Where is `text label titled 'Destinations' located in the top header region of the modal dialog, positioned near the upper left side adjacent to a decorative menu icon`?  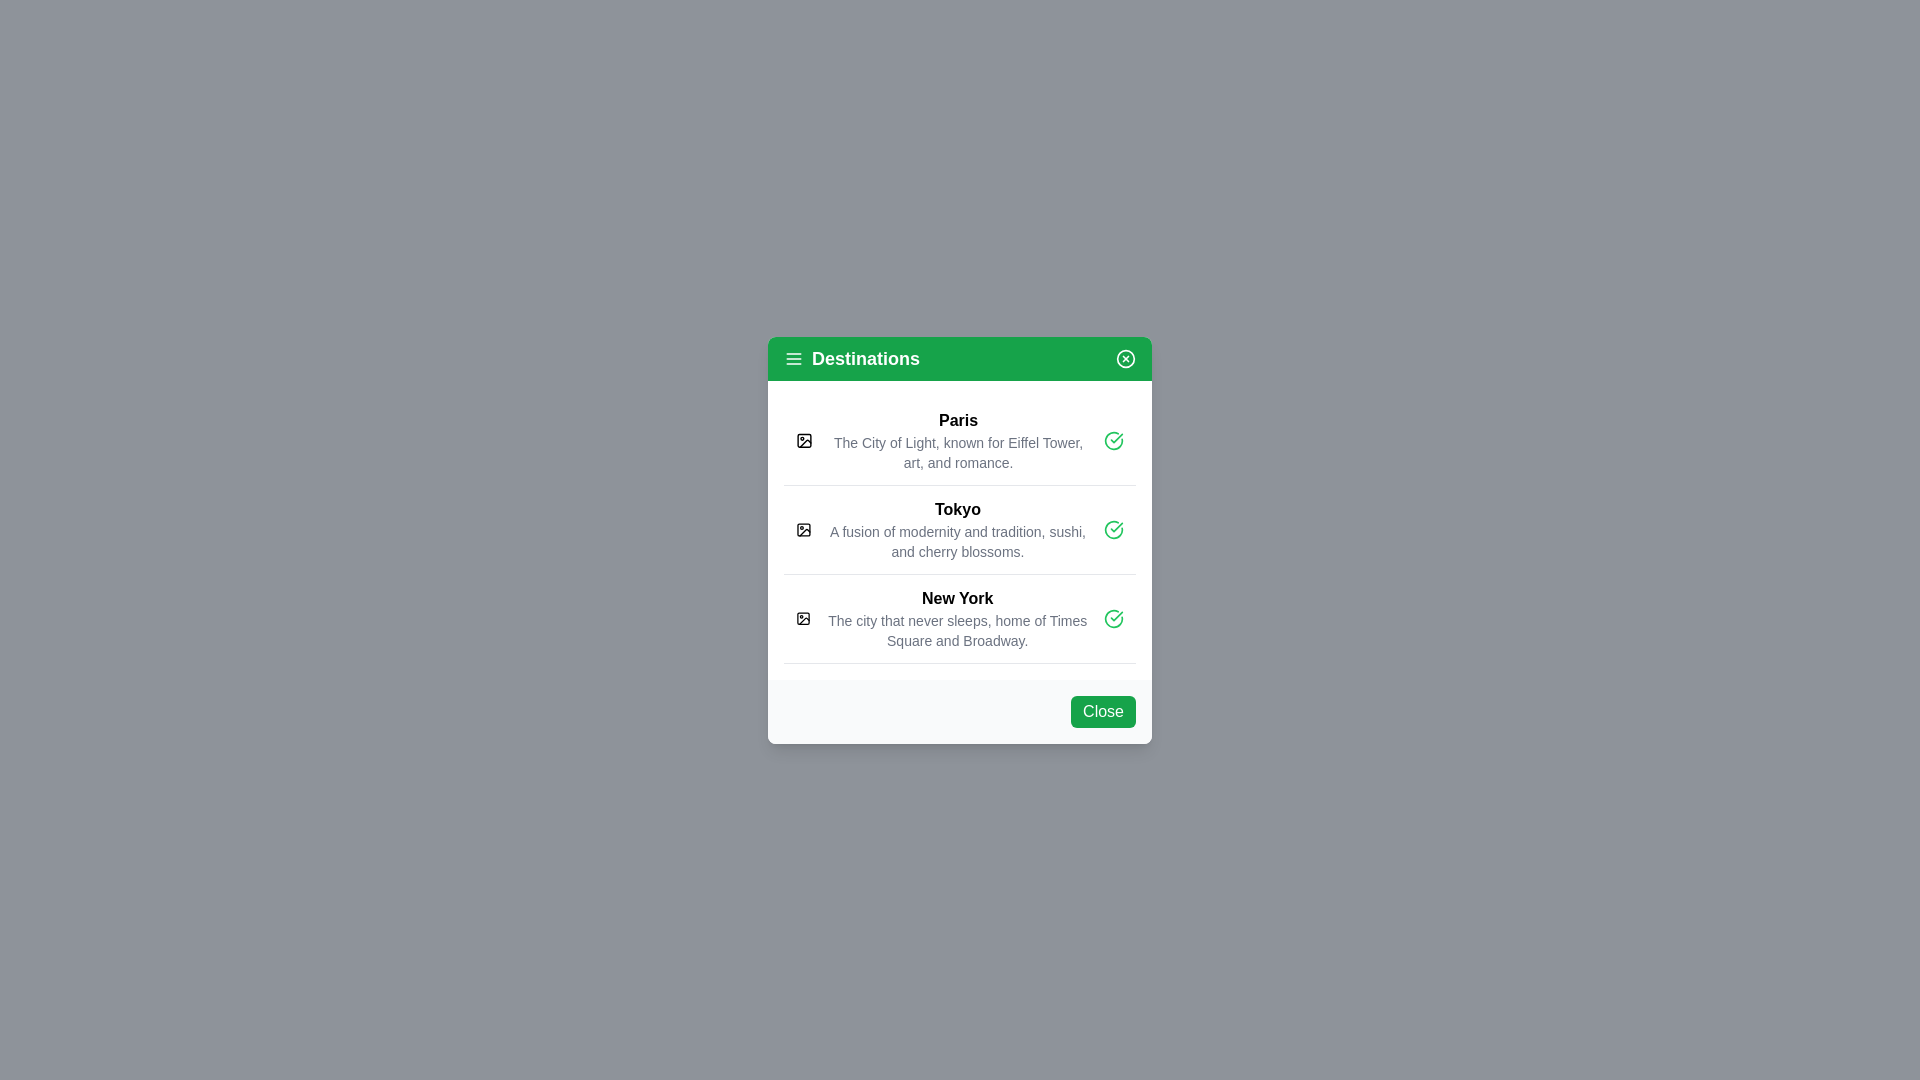
text label titled 'Destinations' located in the top header region of the modal dialog, positioned near the upper left side adjacent to a decorative menu icon is located at coordinates (852, 357).